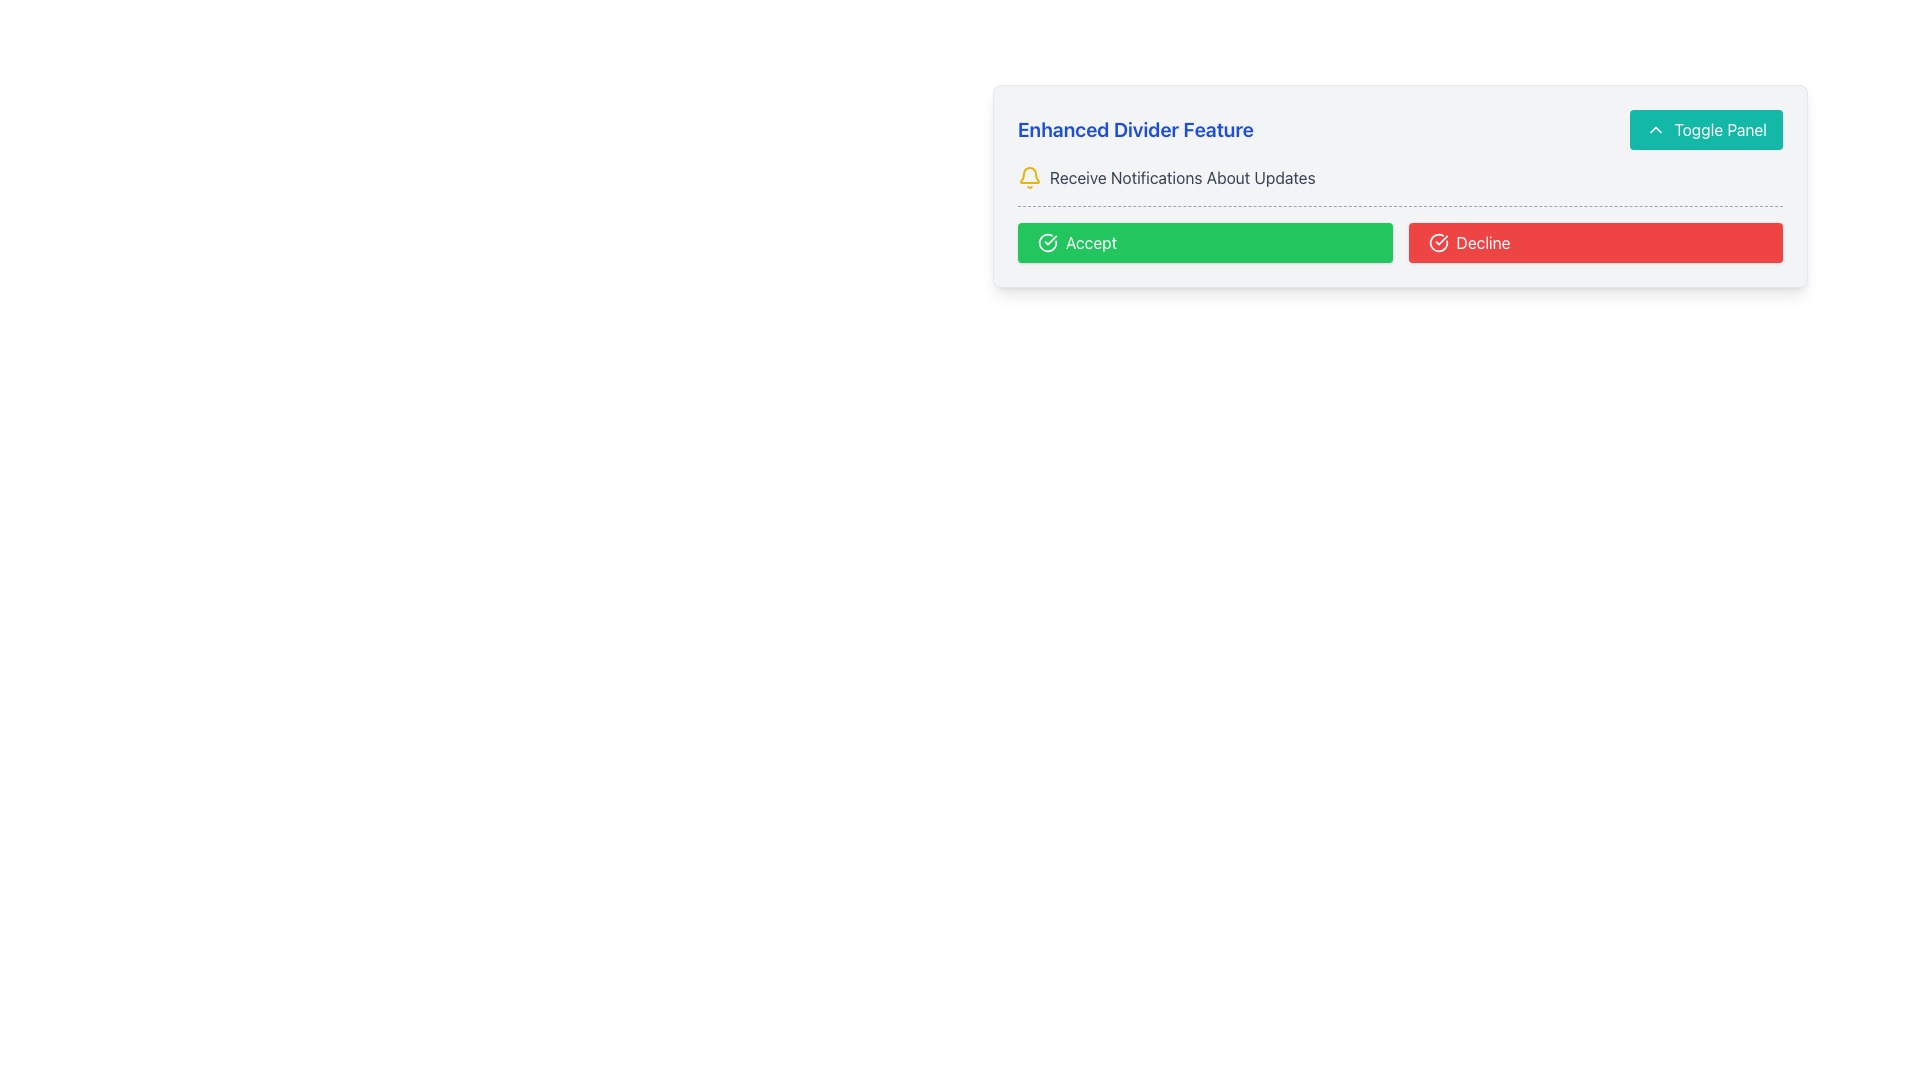  What do you see at coordinates (1182, 176) in the screenshot?
I see `text label displaying 'Receive Notifications About Updates' which is positioned below the section title 'Enhanced Divider Feature' and above the buttons 'Accept' and 'Decline'` at bounding box center [1182, 176].